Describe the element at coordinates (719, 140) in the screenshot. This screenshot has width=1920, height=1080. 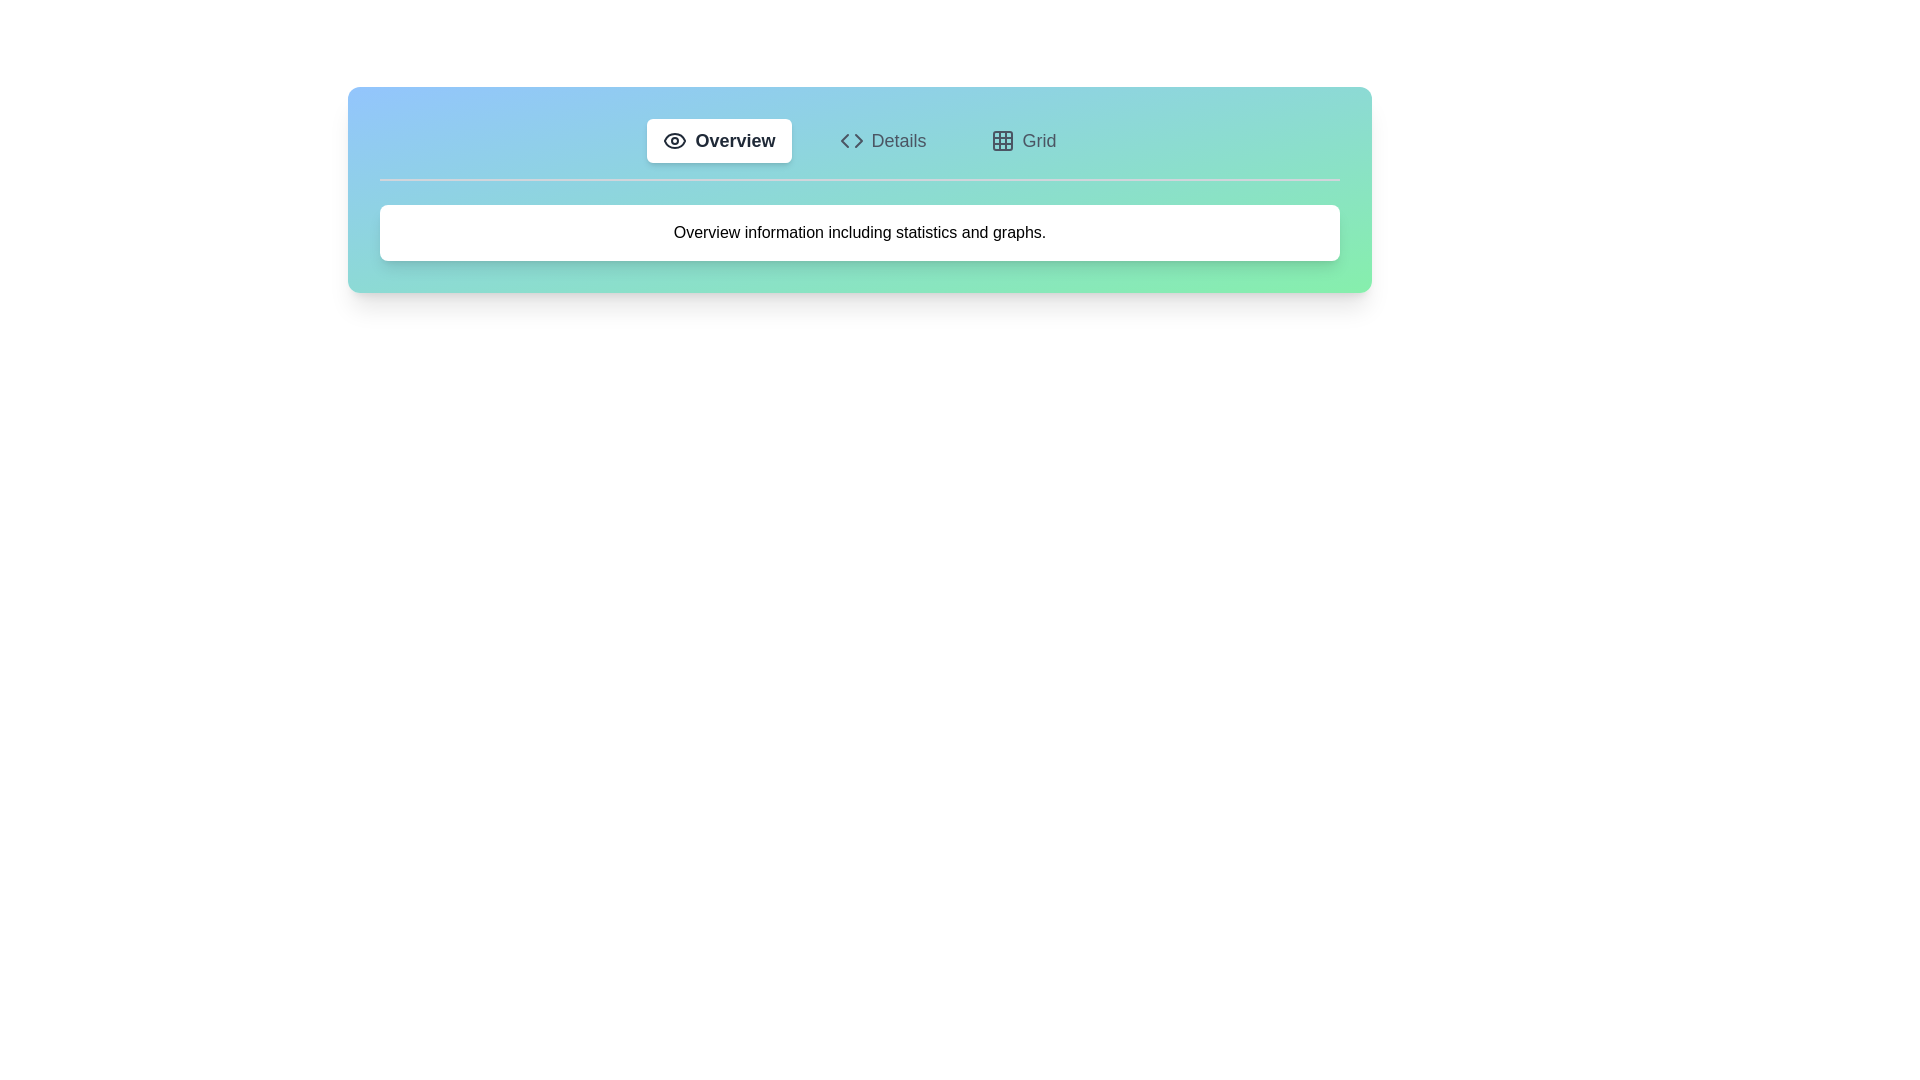
I see `the tab associated with Overview` at that location.